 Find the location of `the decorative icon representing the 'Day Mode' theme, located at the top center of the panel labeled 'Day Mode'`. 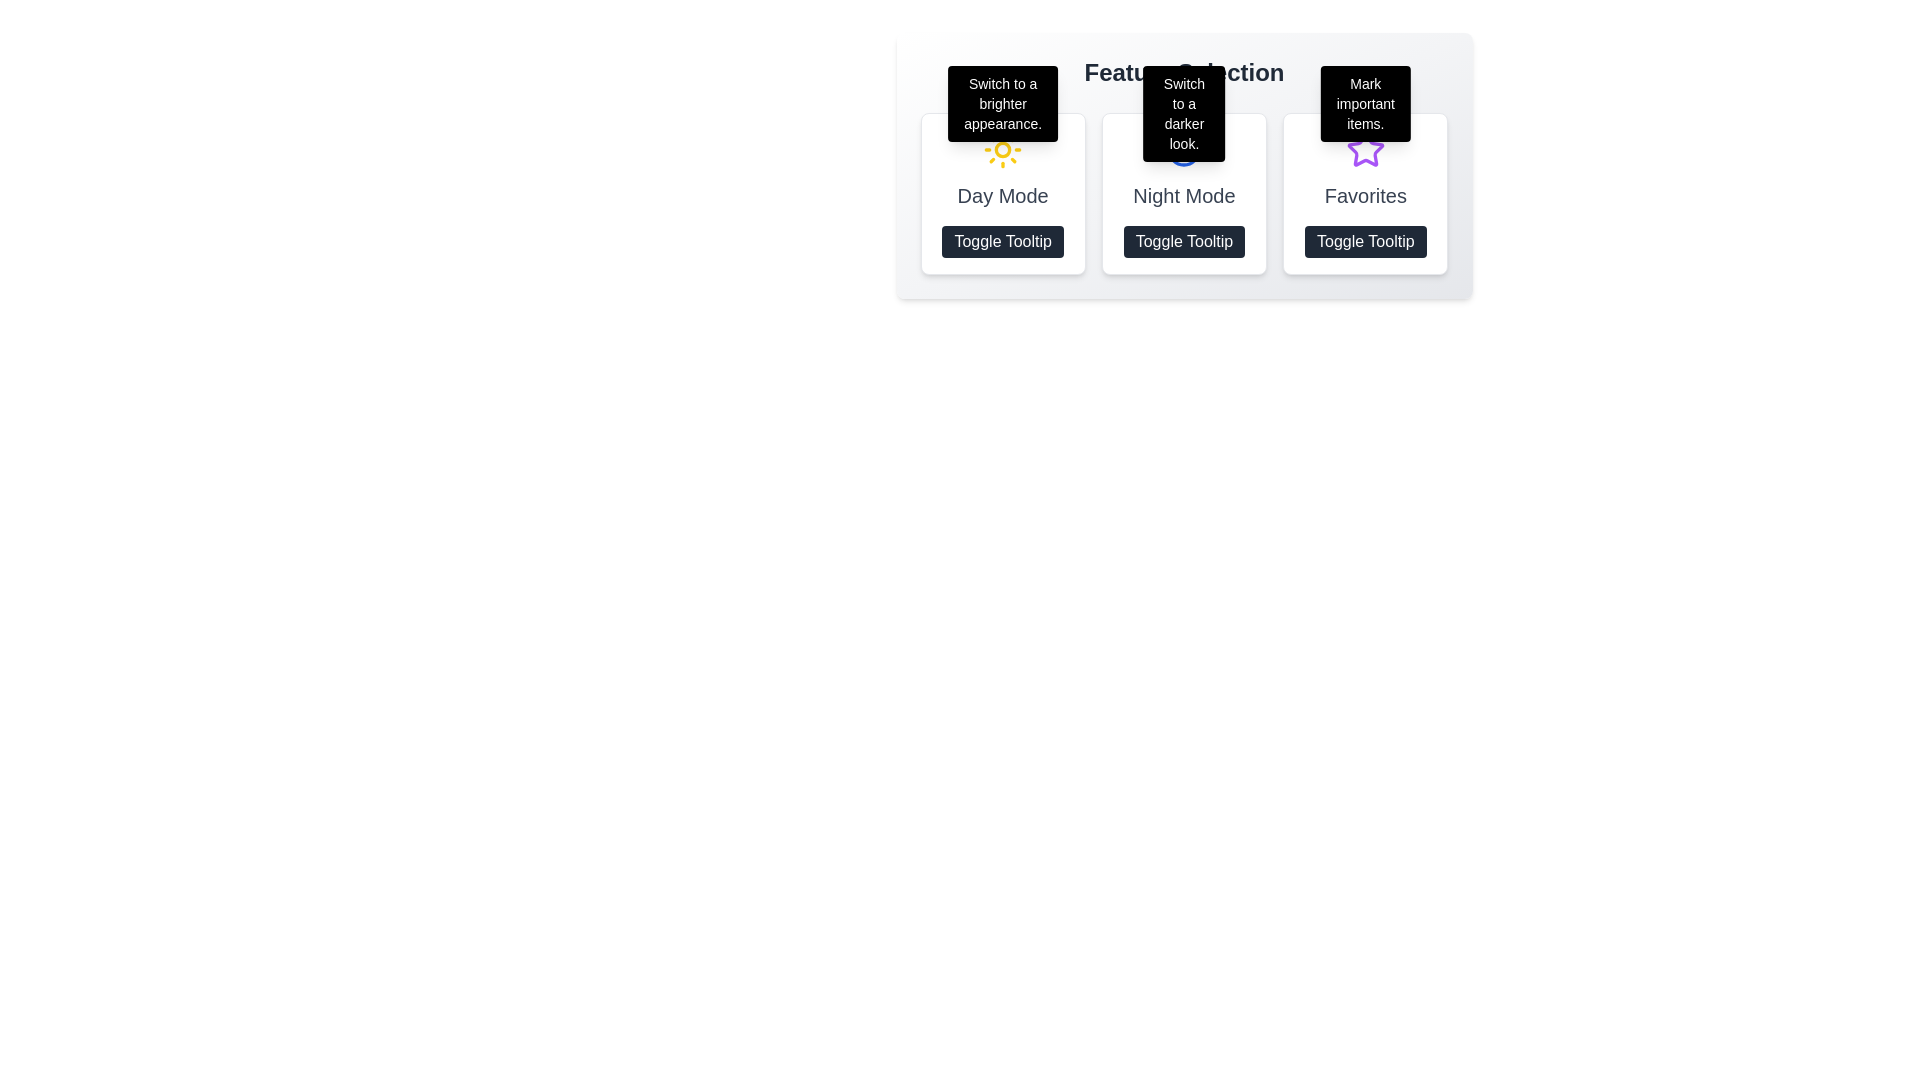

the decorative icon representing the 'Day Mode' theme, located at the top center of the panel labeled 'Day Mode' is located at coordinates (1003, 149).